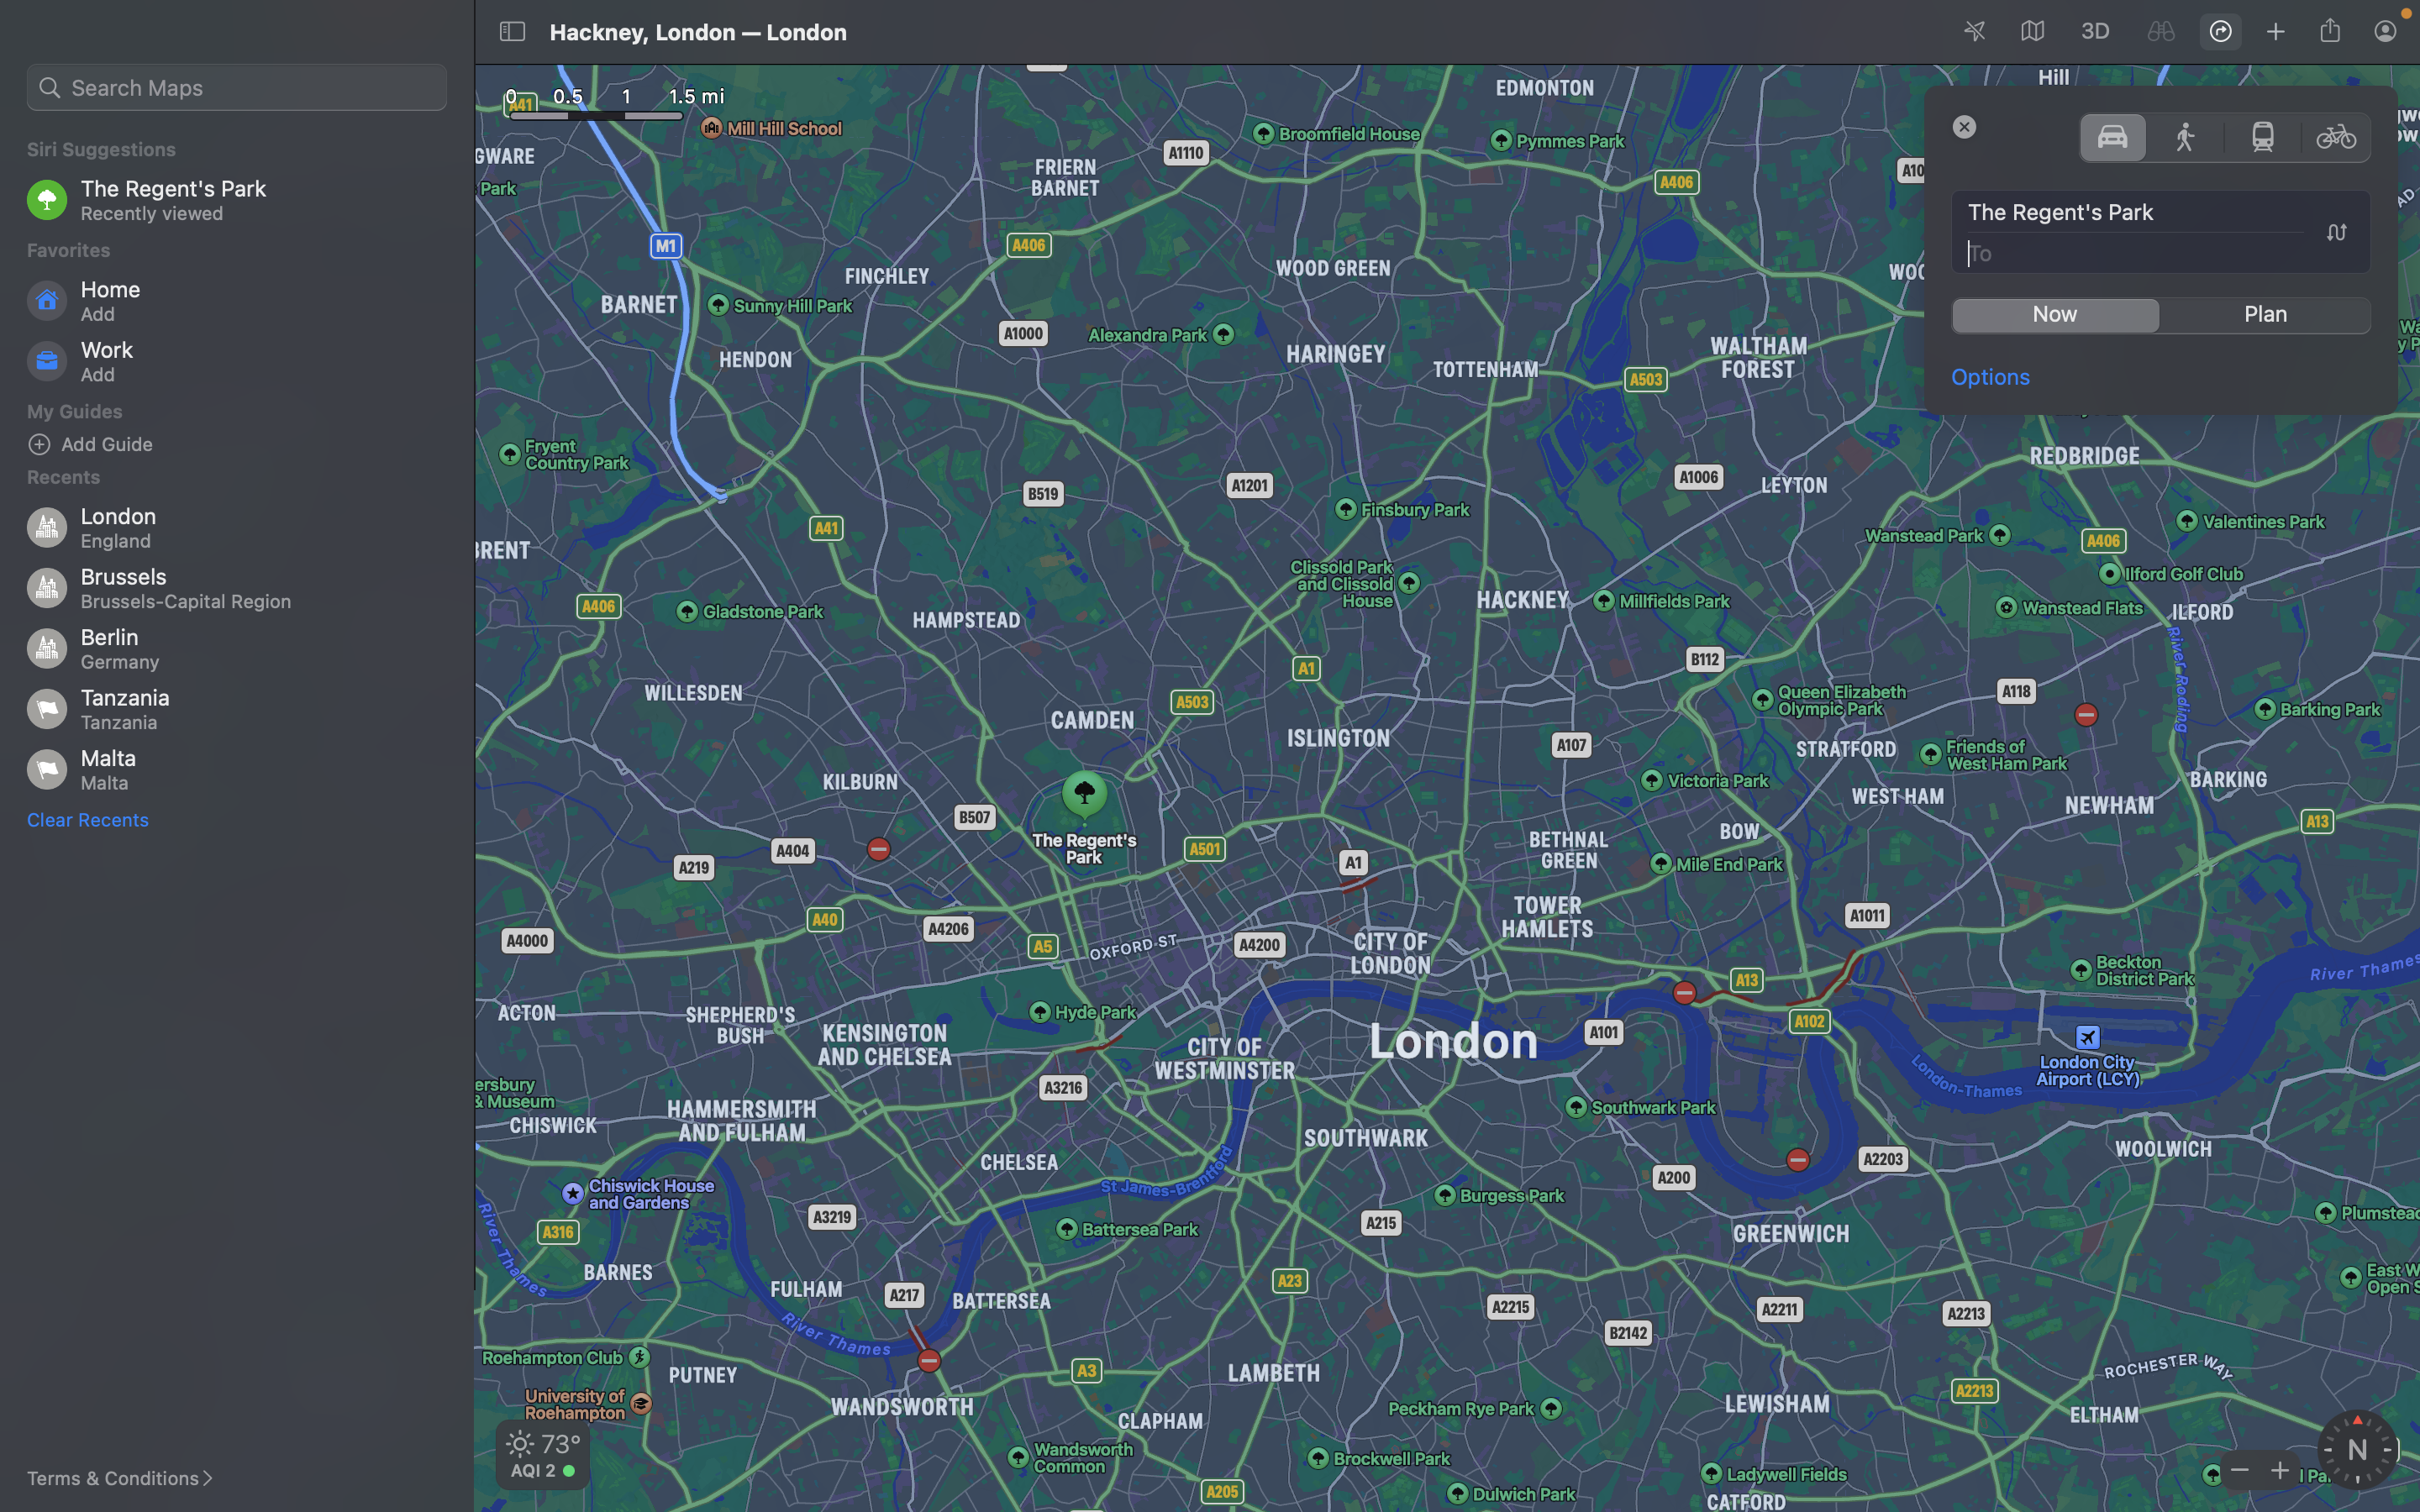  What do you see at coordinates (2335, 232) in the screenshot?
I see `Interchange the start and end points in the direction panel` at bounding box center [2335, 232].